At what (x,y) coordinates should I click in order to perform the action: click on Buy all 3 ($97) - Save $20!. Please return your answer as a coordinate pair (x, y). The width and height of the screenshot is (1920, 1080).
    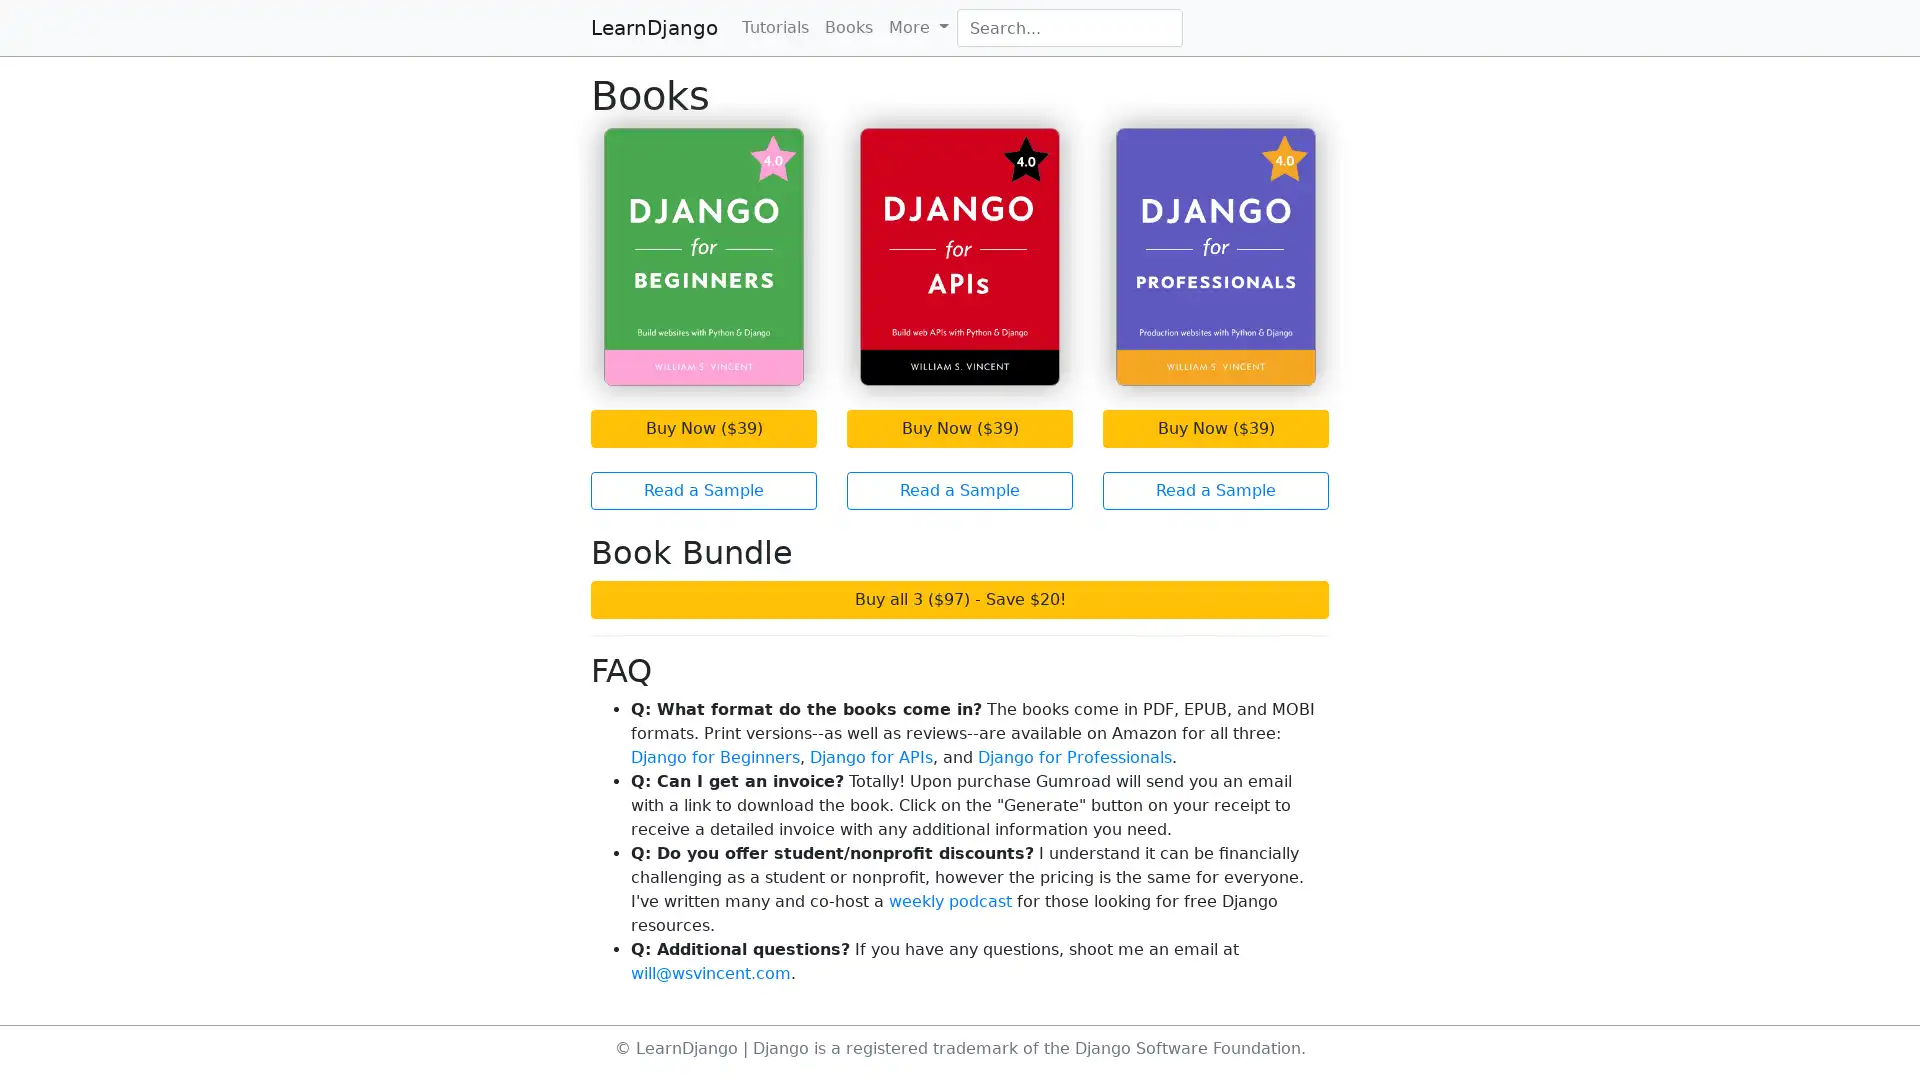
    Looking at the image, I should click on (960, 597).